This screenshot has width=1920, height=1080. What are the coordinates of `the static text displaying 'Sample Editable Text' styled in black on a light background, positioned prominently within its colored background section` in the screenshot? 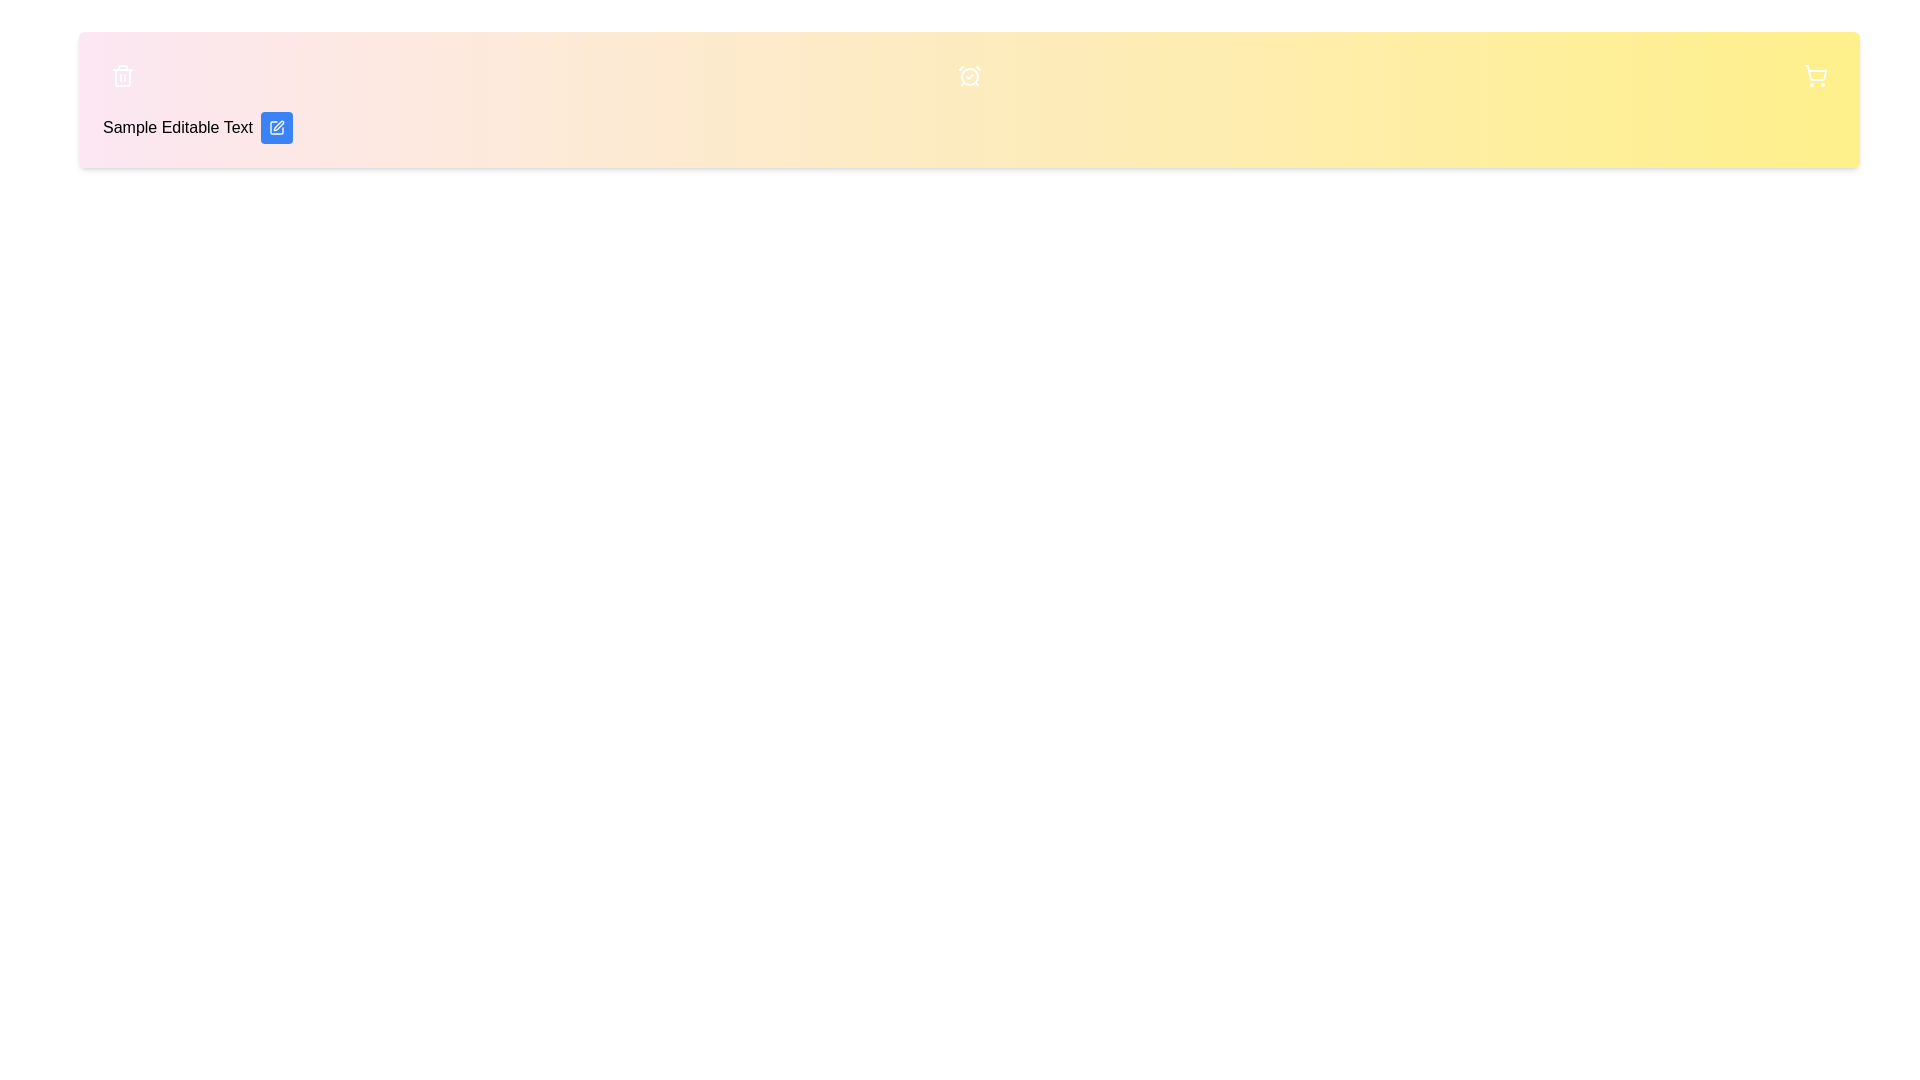 It's located at (177, 127).